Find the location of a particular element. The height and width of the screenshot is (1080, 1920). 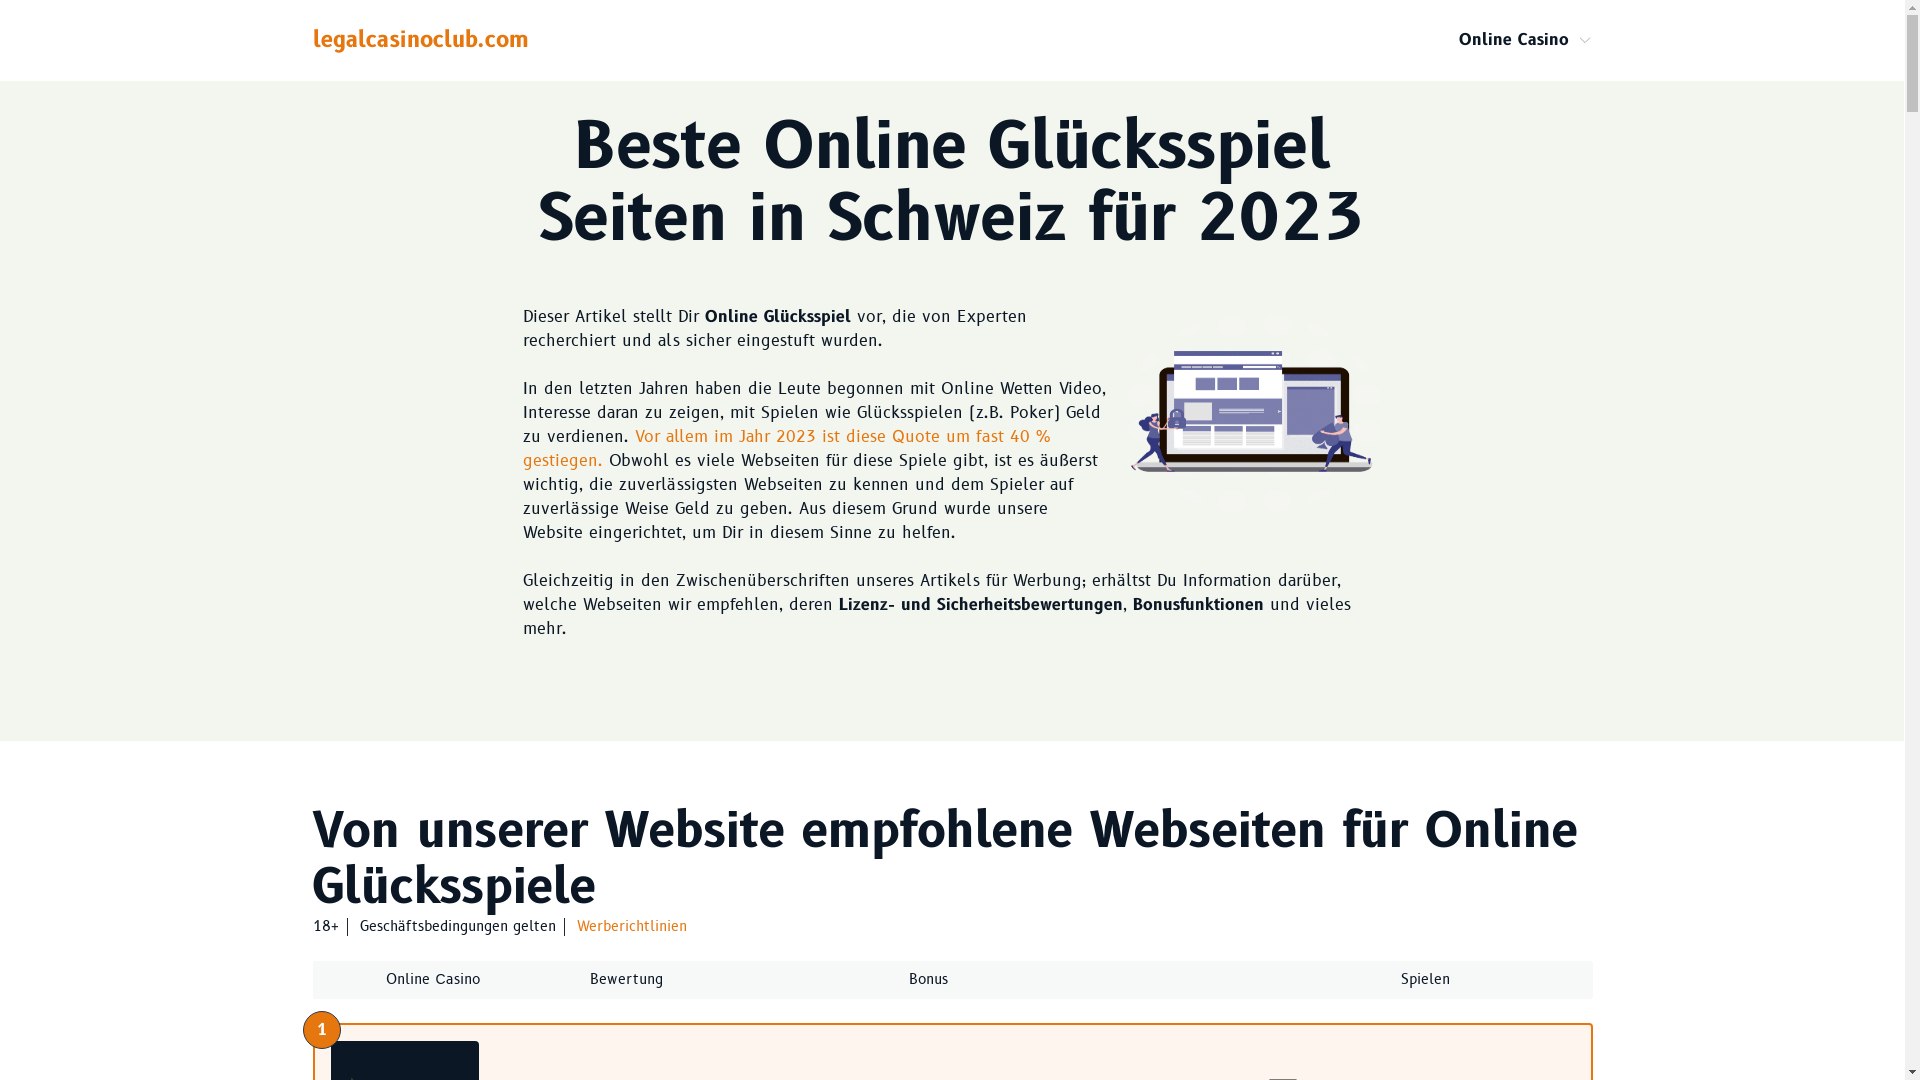

'Werberichtlinien' is located at coordinates (629, 926).